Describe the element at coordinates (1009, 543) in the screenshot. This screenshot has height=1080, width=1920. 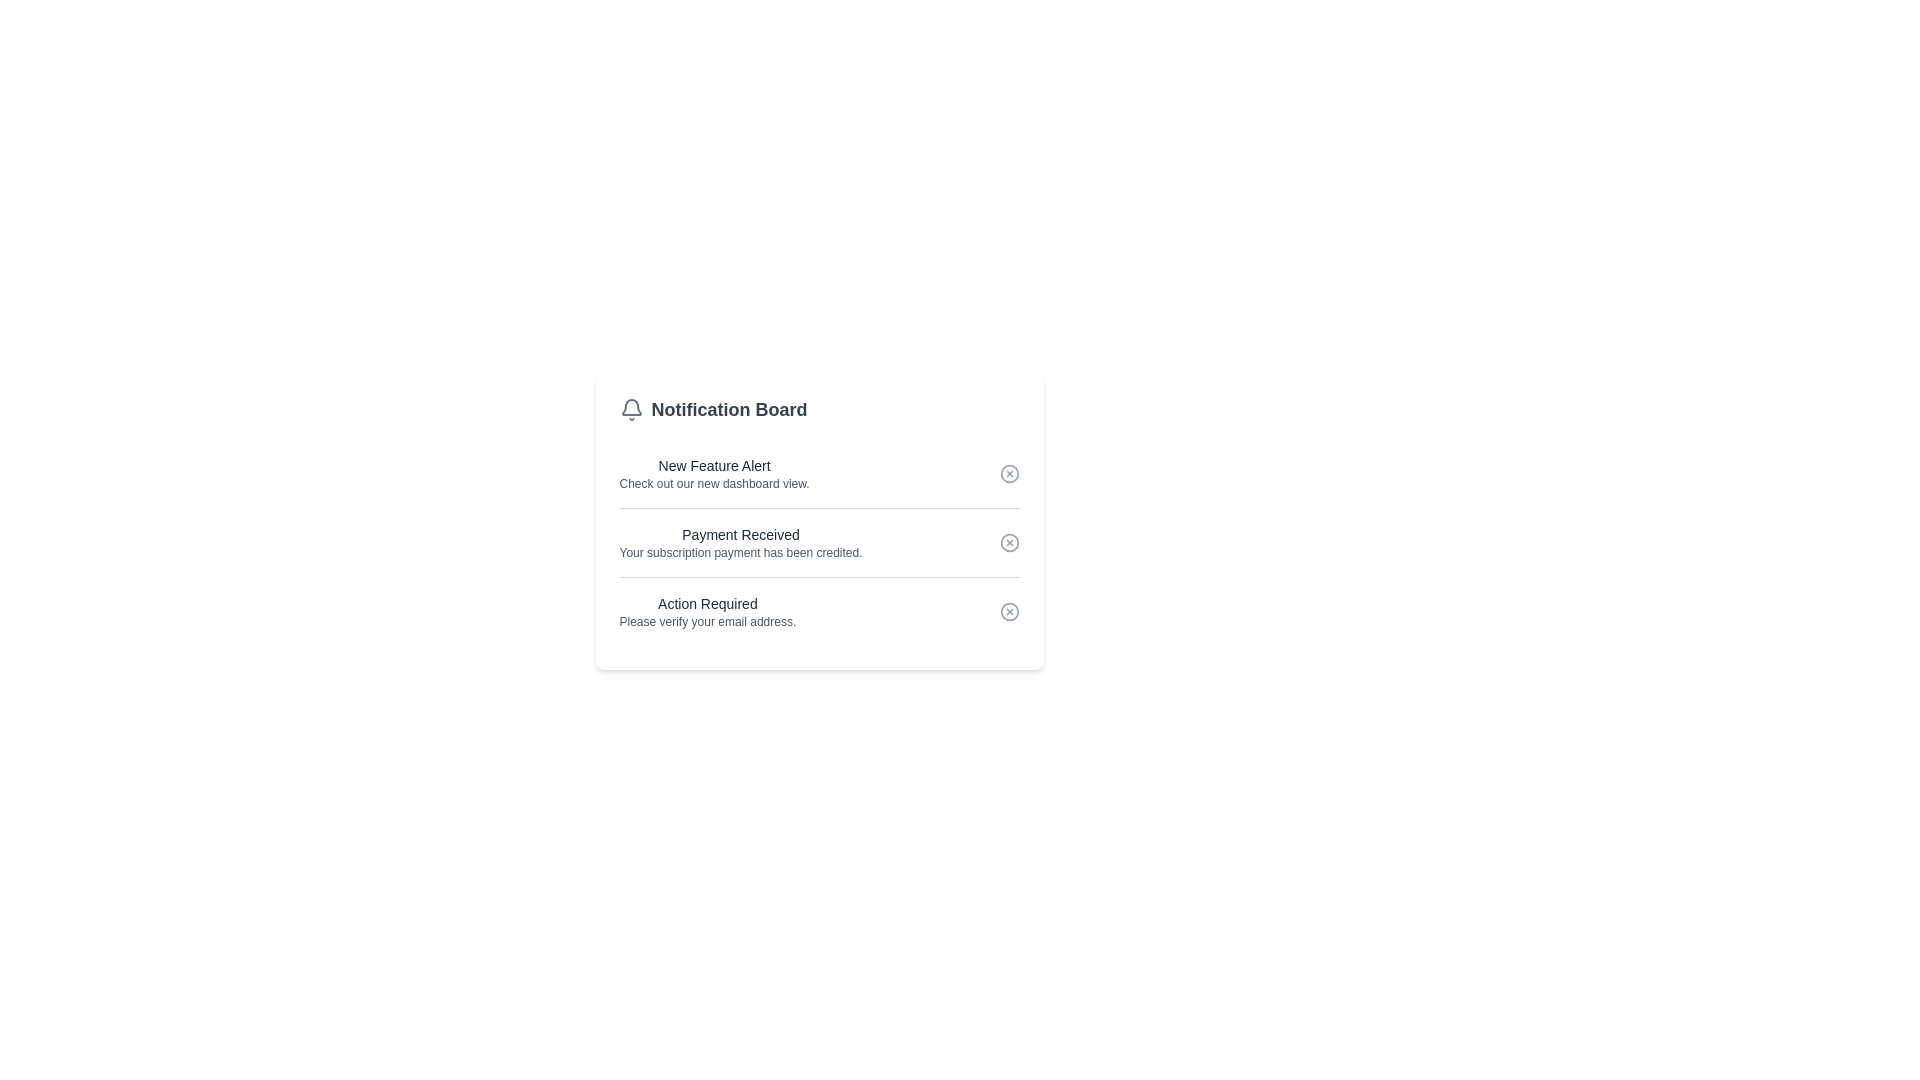
I see `the Circle SVG graphical element that is part of the notification interface for the 'Payment Received' entry, located on the rightmost side of the icon` at that location.